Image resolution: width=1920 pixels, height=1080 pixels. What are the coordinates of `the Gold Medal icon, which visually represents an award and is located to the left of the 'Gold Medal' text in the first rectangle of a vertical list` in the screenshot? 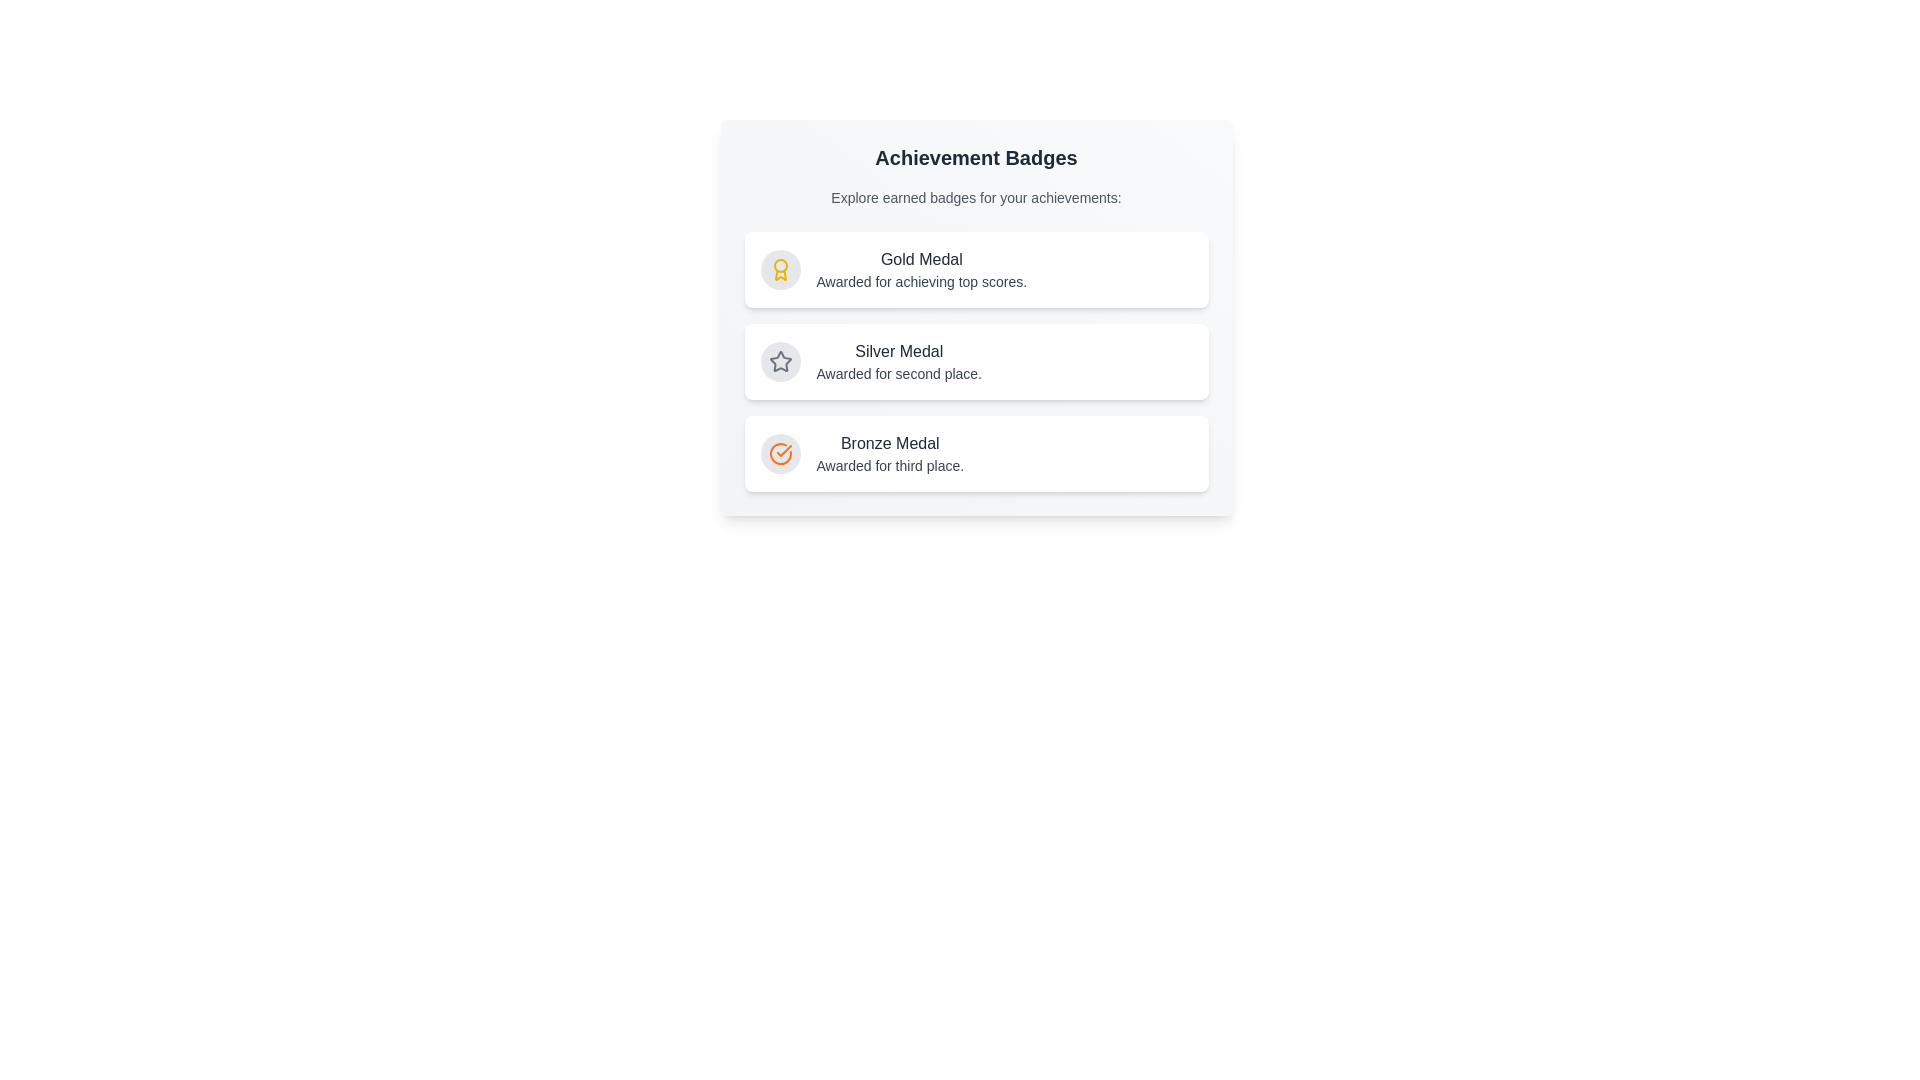 It's located at (779, 270).